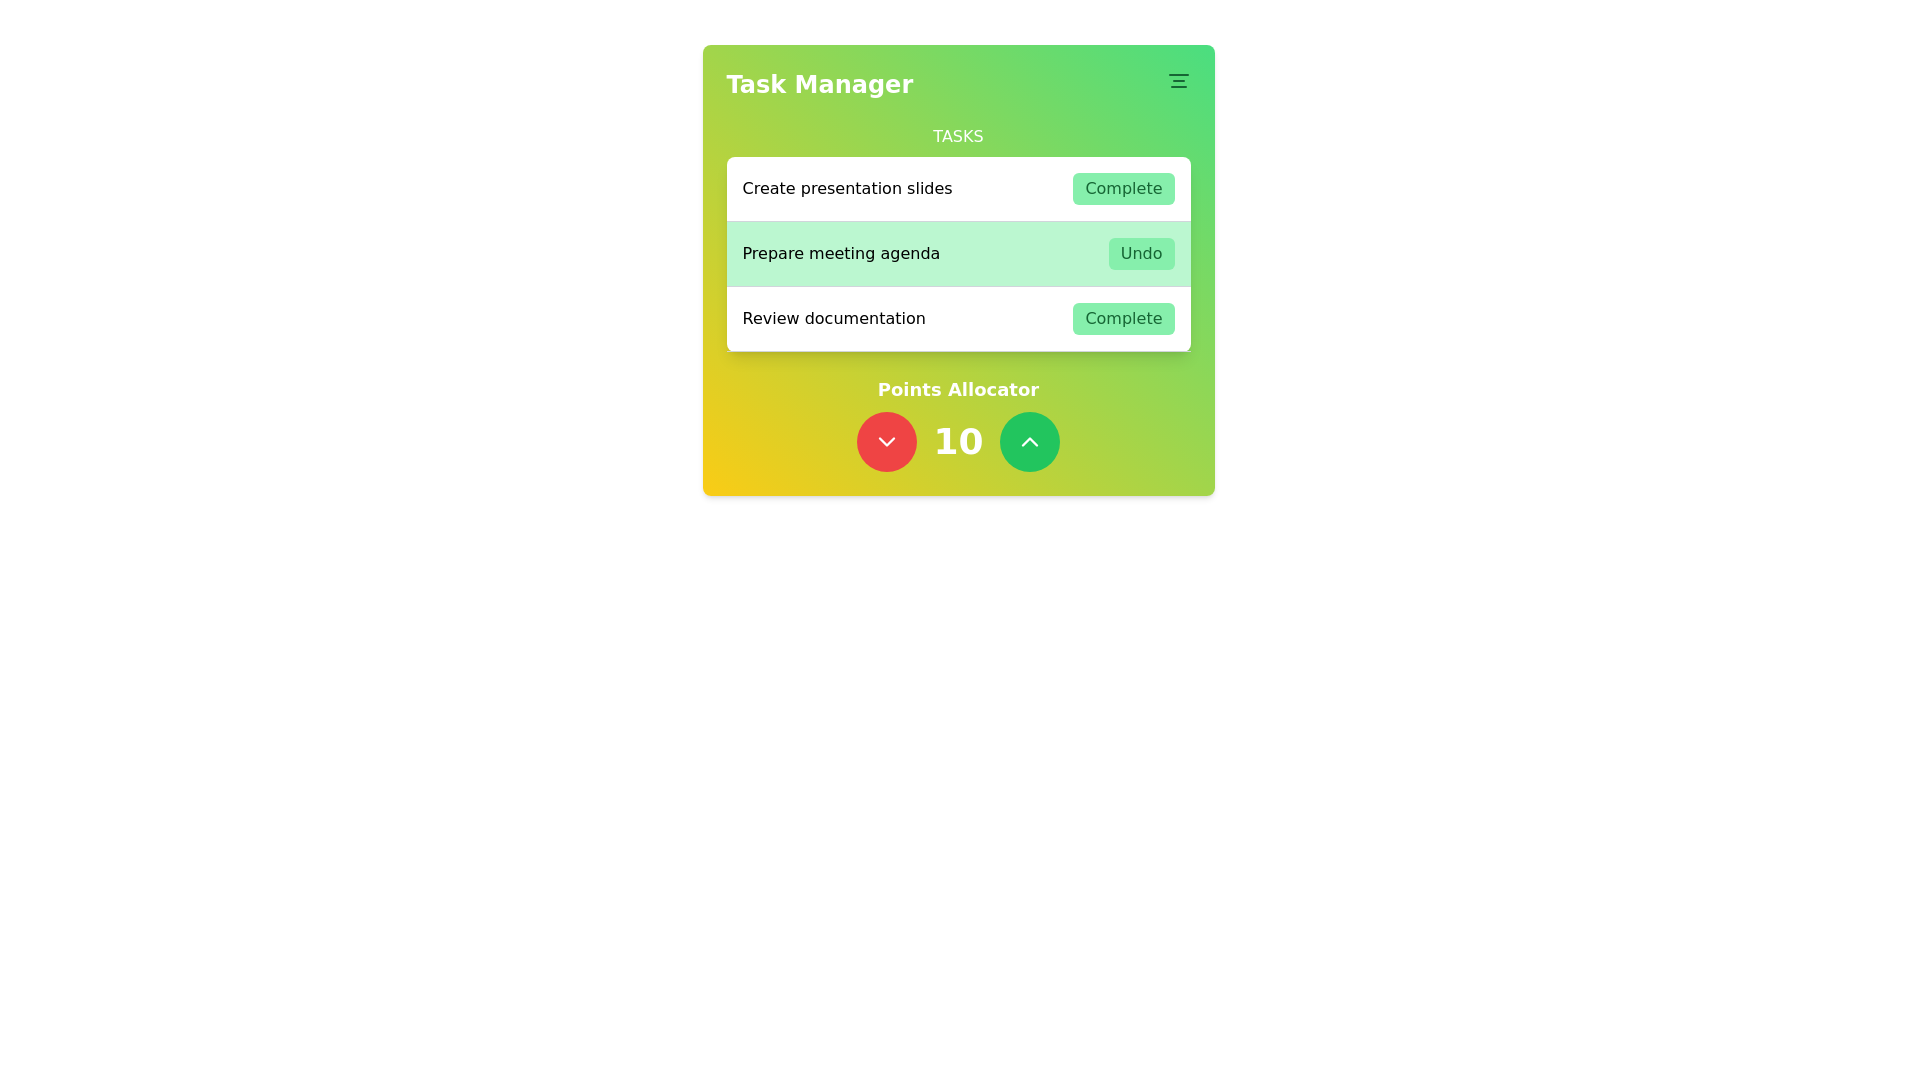  What do you see at coordinates (957, 389) in the screenshot?
I see `the Text label indicating the function of the associated components in the 'Task Manager' card, positioned above the numeric display and between the decrement and increment buttons` at bounding box center [957, 389].